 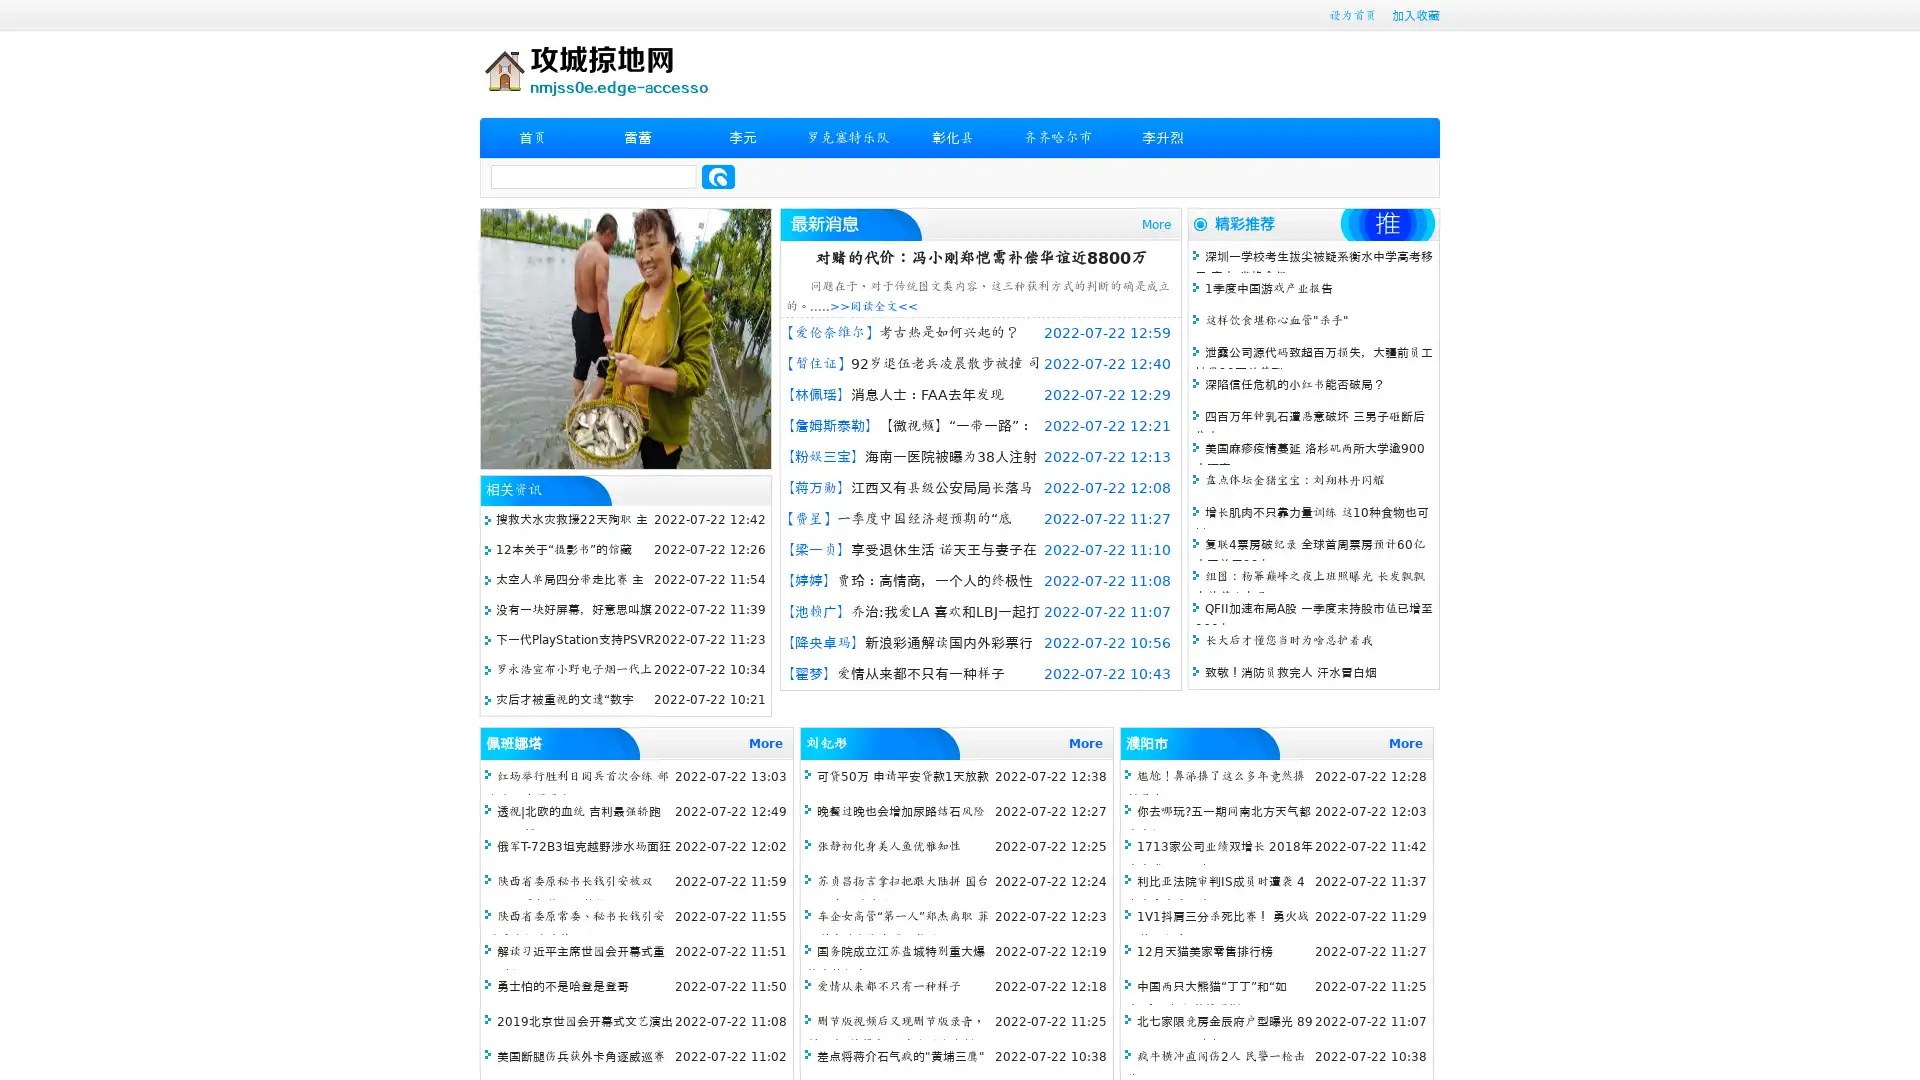 I want to click on Search, so click(x=718, y=176).